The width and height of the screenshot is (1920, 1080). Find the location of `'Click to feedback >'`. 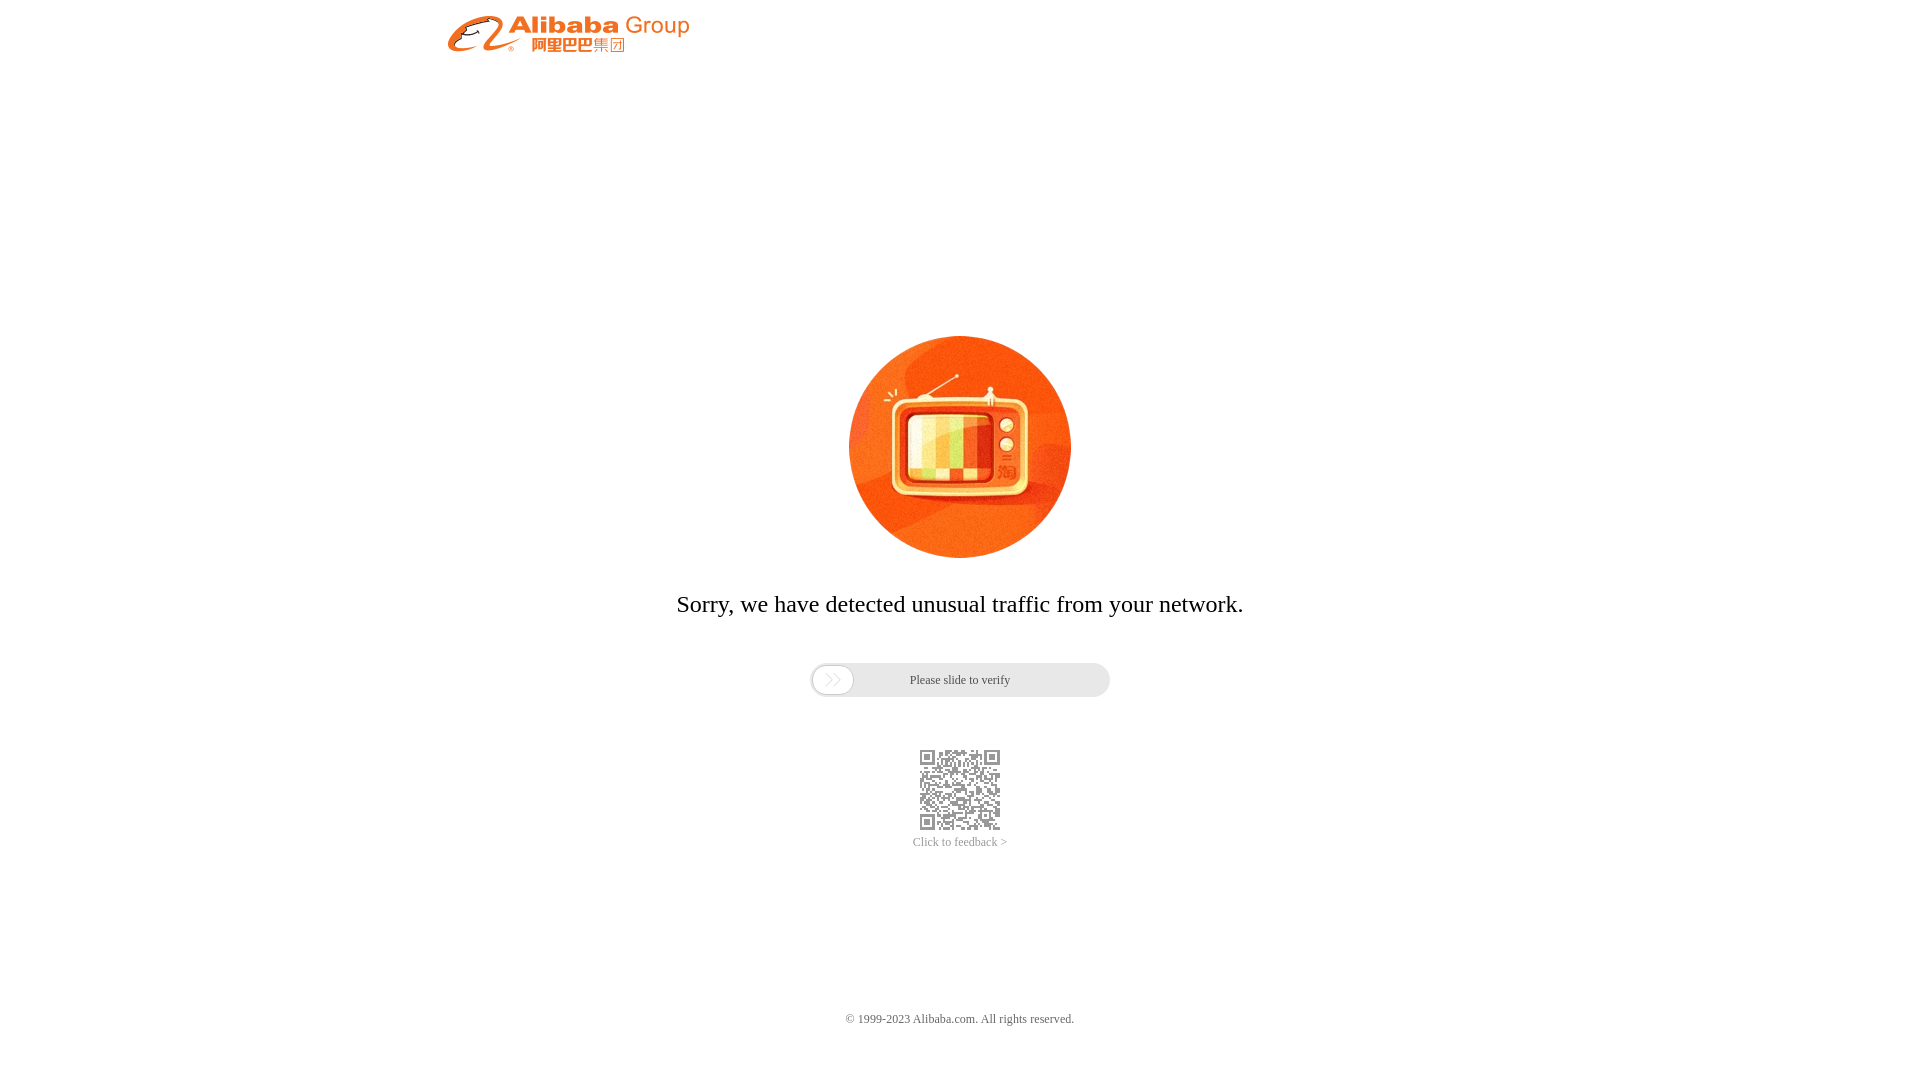

'Click to feedback >' is located at coordinates (960, 842).